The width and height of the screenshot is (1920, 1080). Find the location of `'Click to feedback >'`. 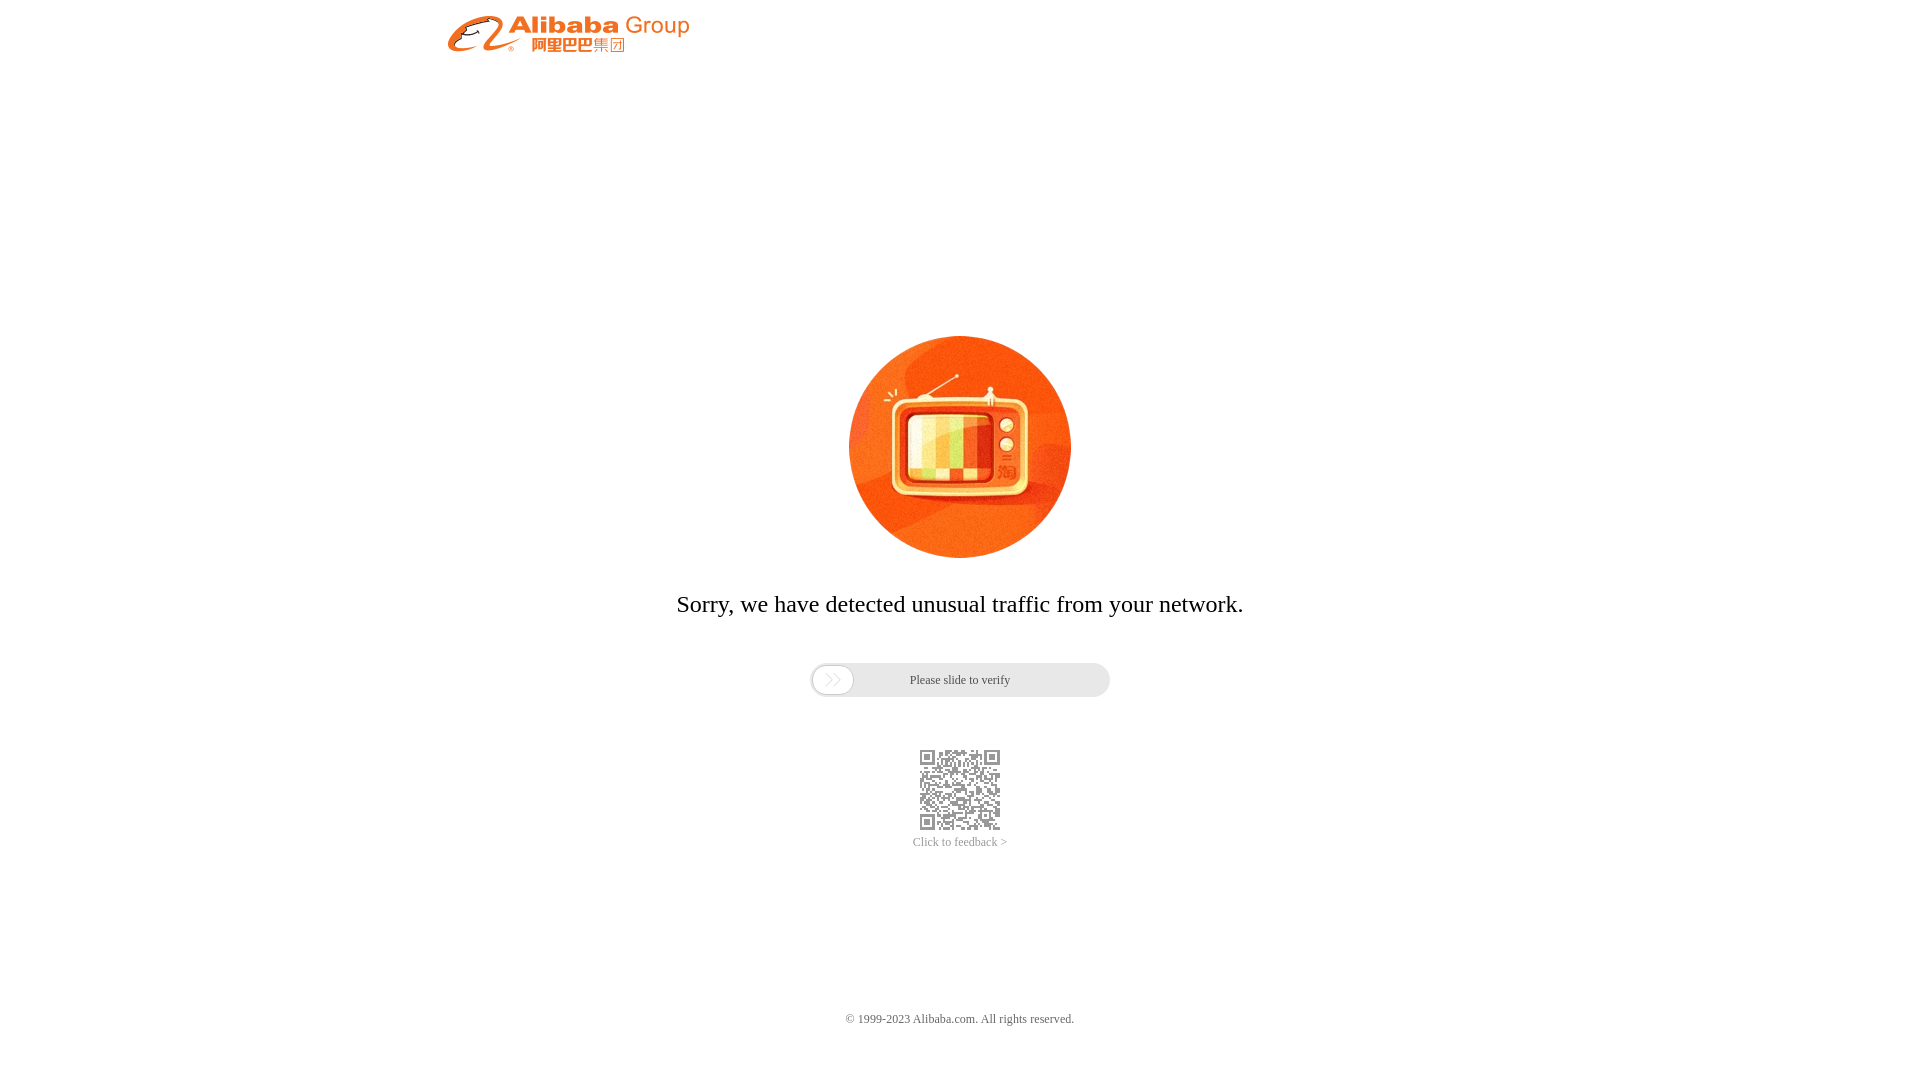

'Click to feedback >' is located at coordinates (960, 842).